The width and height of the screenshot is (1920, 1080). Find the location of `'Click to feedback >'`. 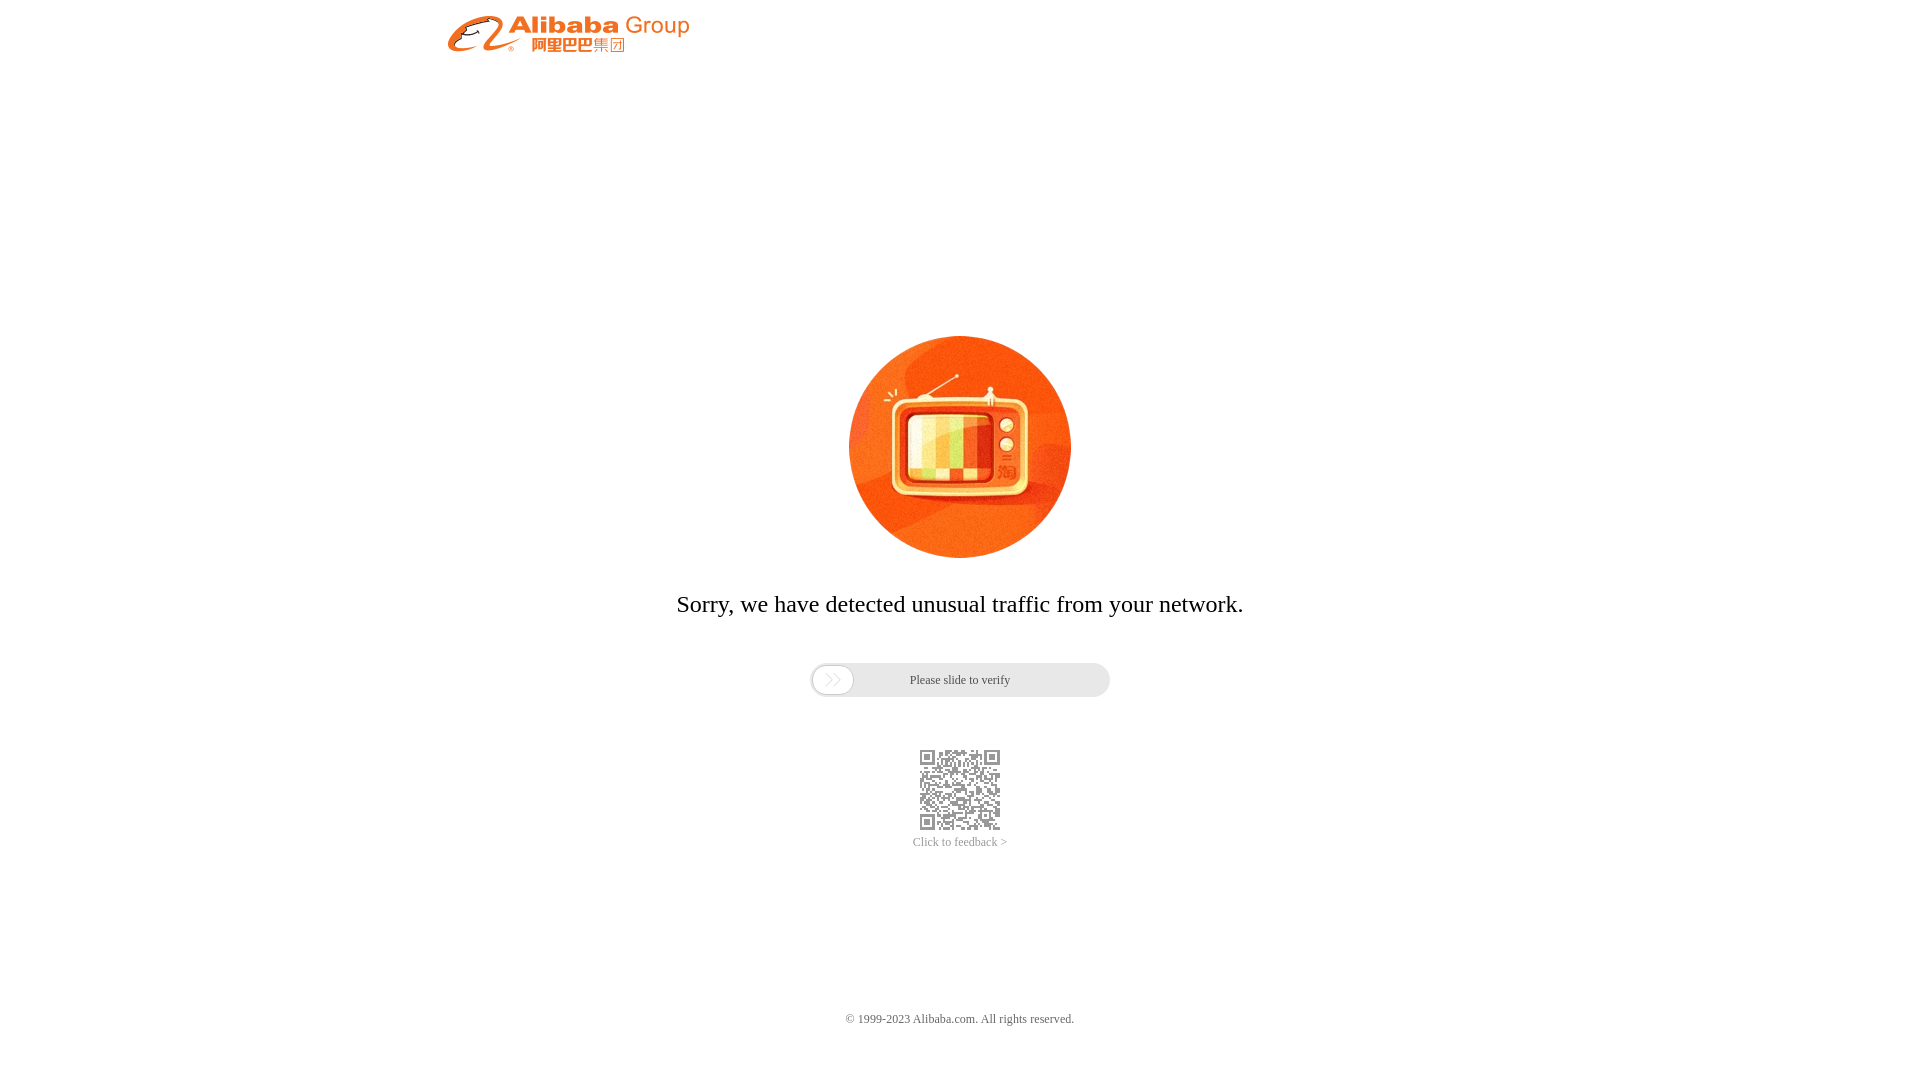

'Click to feedback >' is located at coordinates (960, 842).